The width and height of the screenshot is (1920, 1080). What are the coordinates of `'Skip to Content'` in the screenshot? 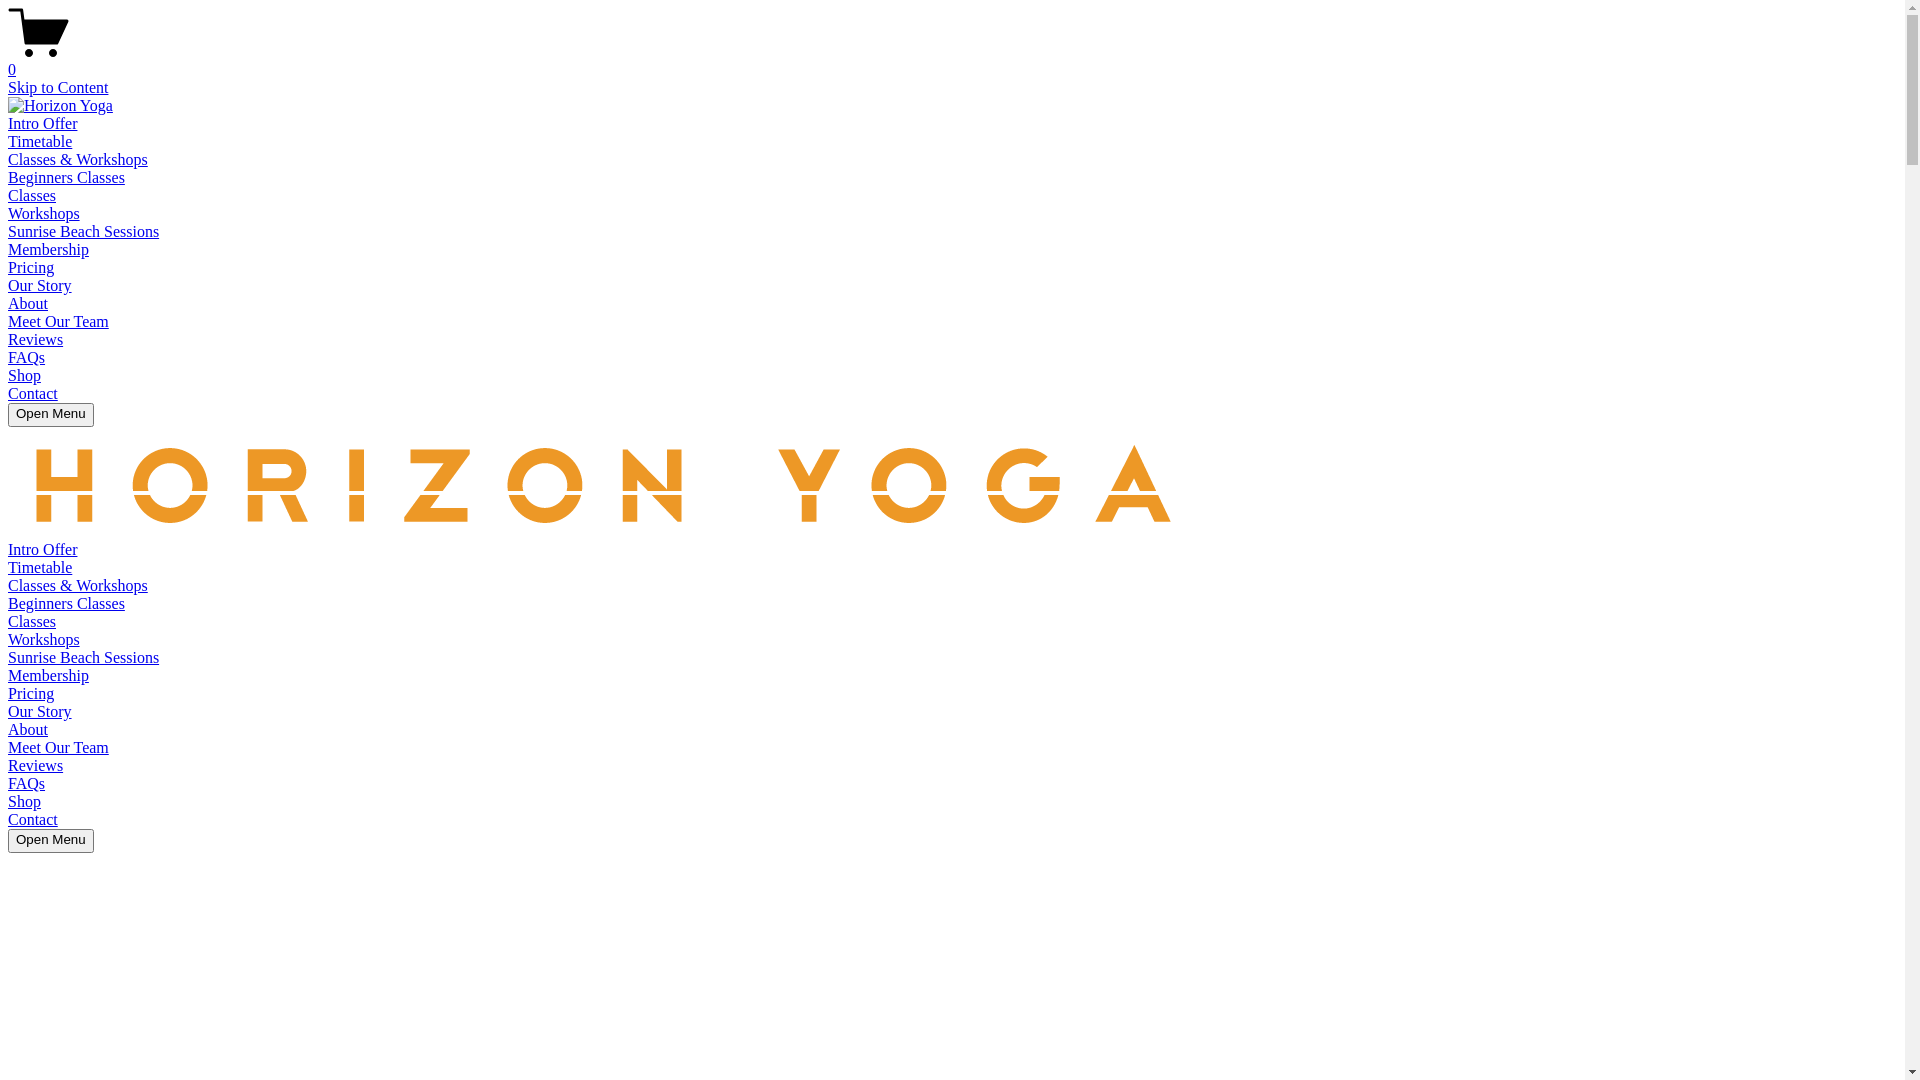 It's located at (57, 86).